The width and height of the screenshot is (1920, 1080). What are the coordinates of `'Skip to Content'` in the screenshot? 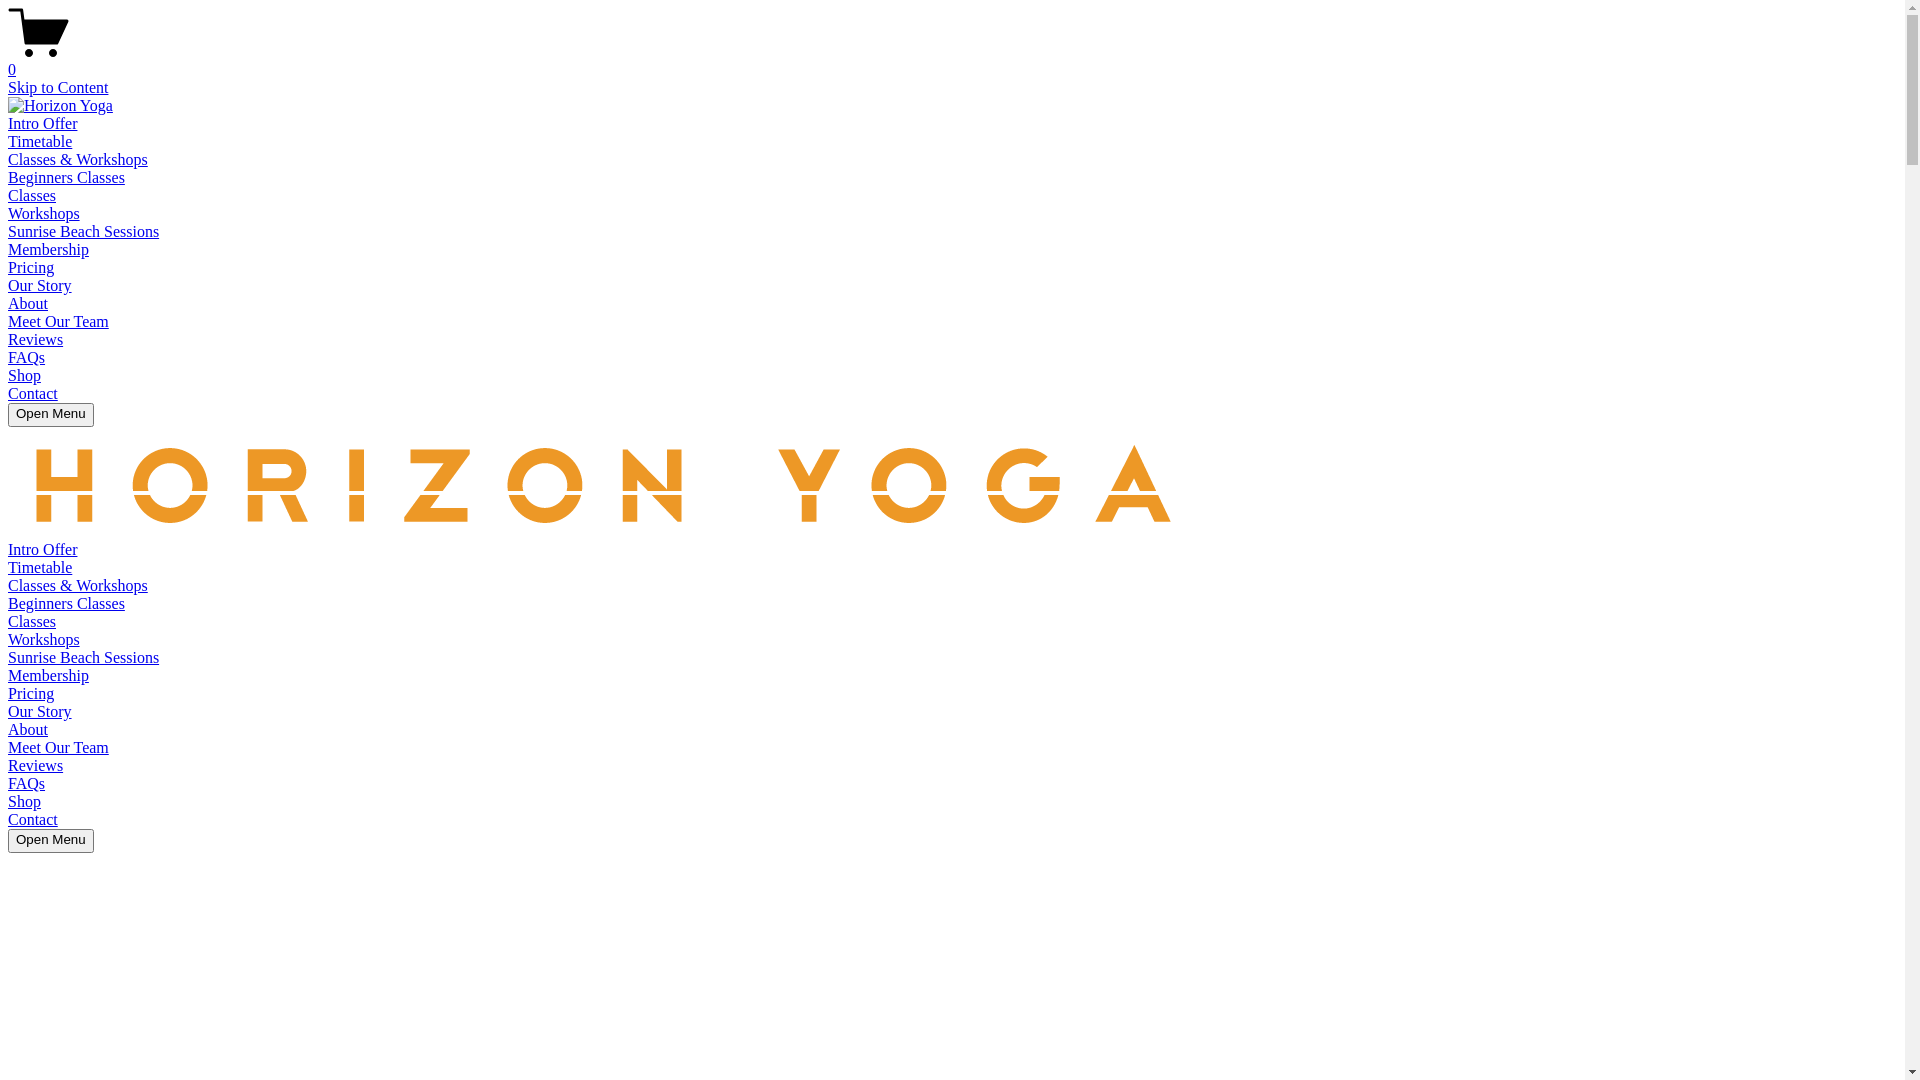 It's located at (57, 86).